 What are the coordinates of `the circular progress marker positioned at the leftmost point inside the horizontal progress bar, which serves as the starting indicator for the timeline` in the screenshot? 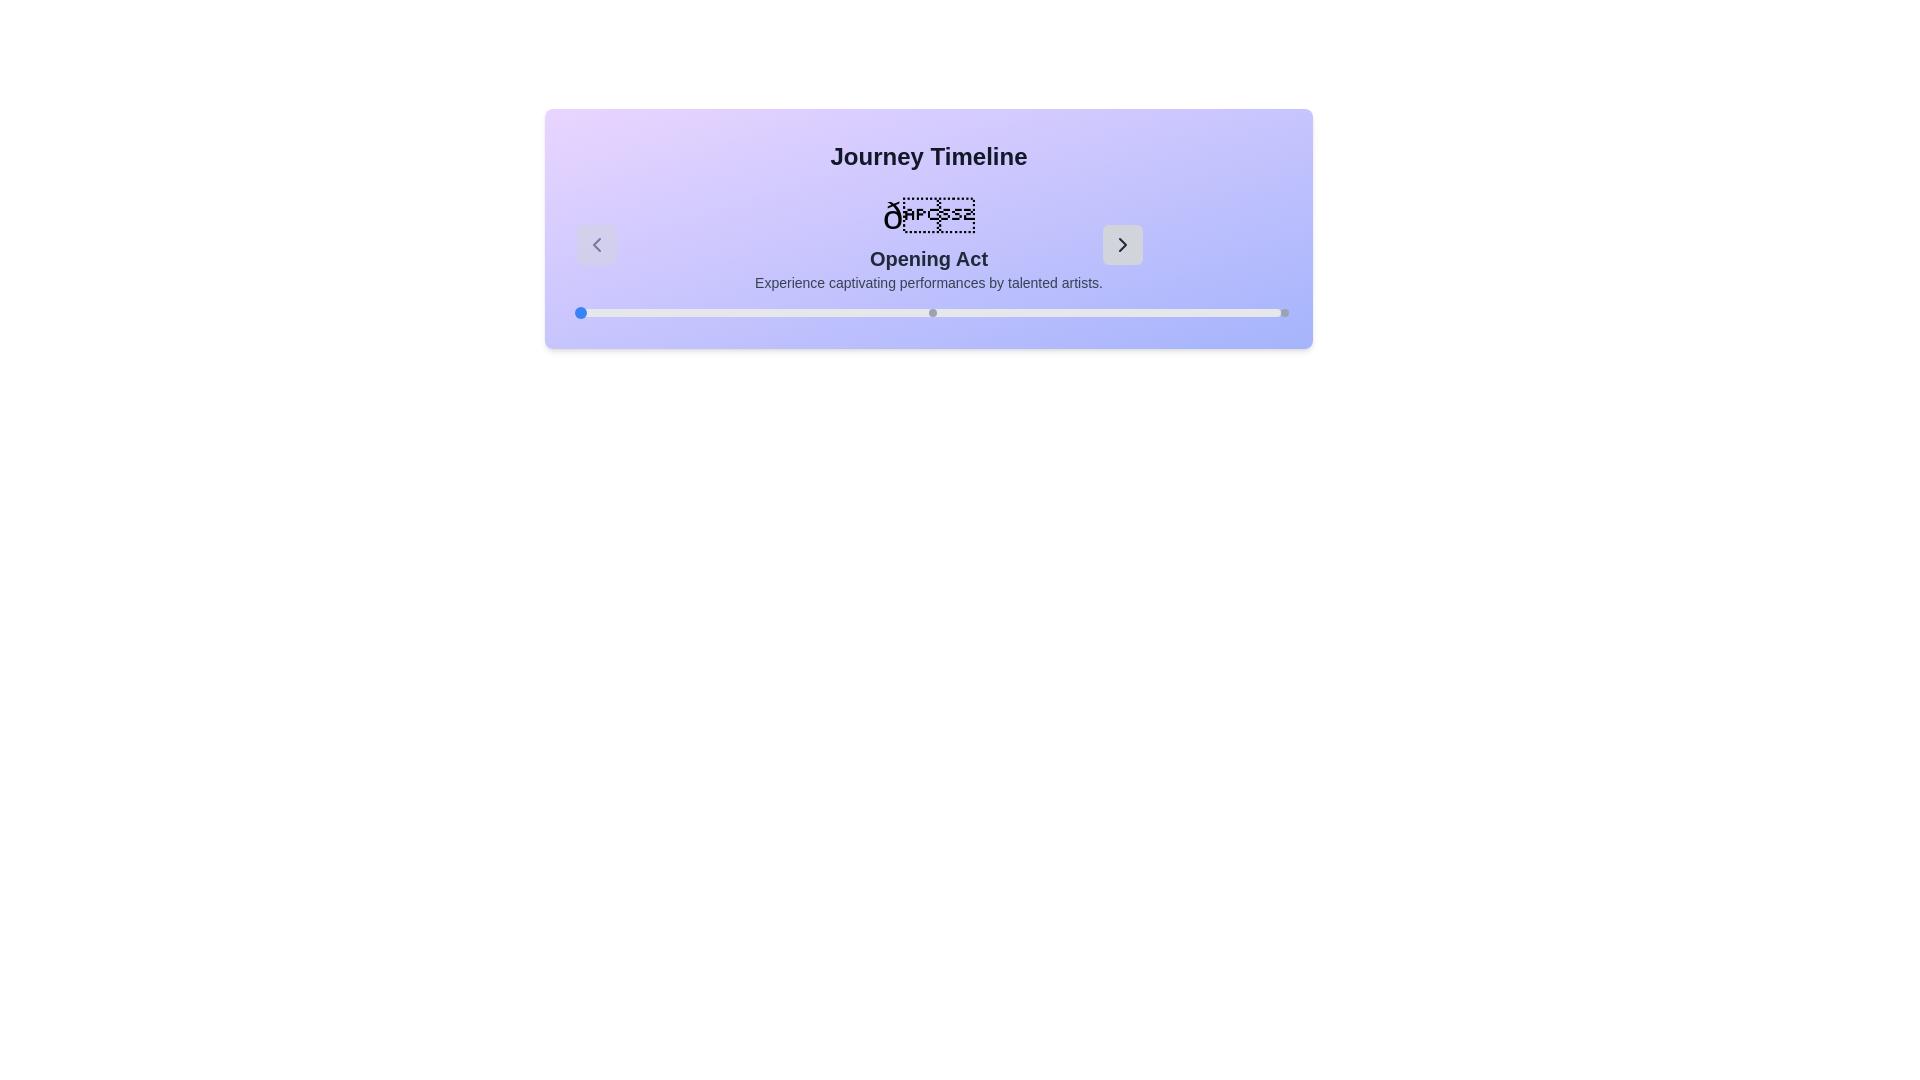 It's located at (579, 312).